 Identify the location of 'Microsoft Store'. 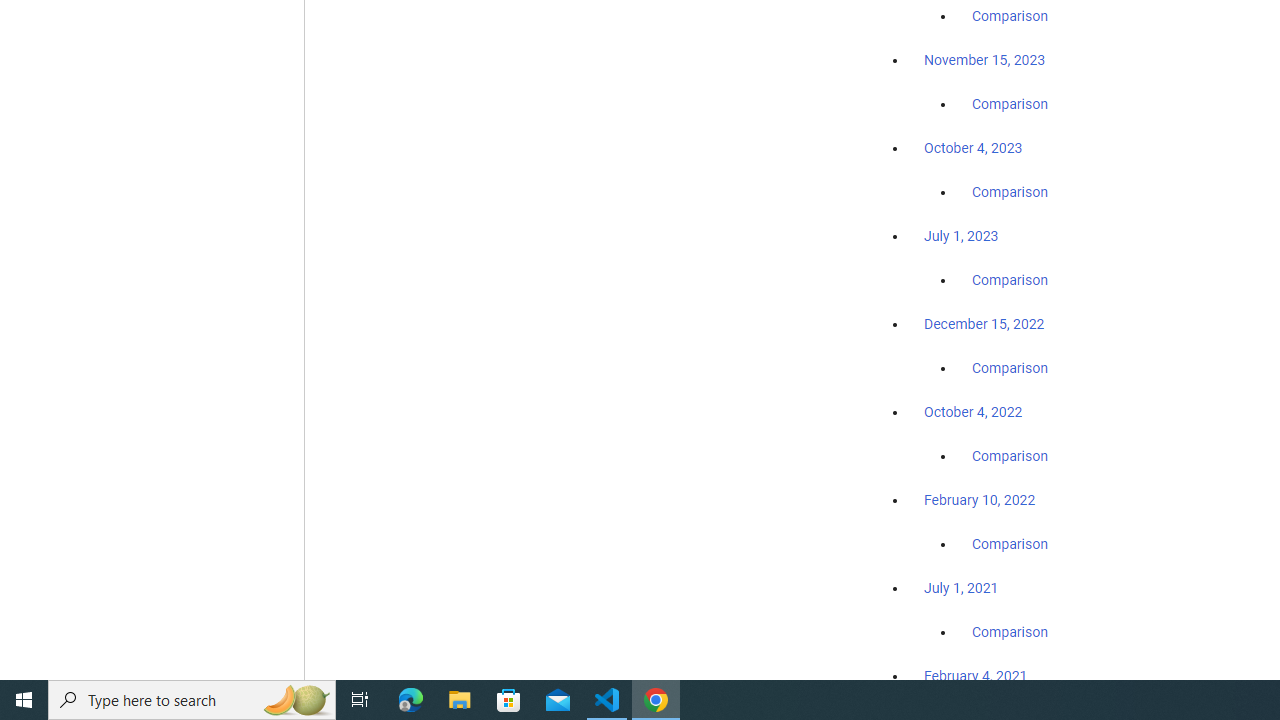
(509, 698).